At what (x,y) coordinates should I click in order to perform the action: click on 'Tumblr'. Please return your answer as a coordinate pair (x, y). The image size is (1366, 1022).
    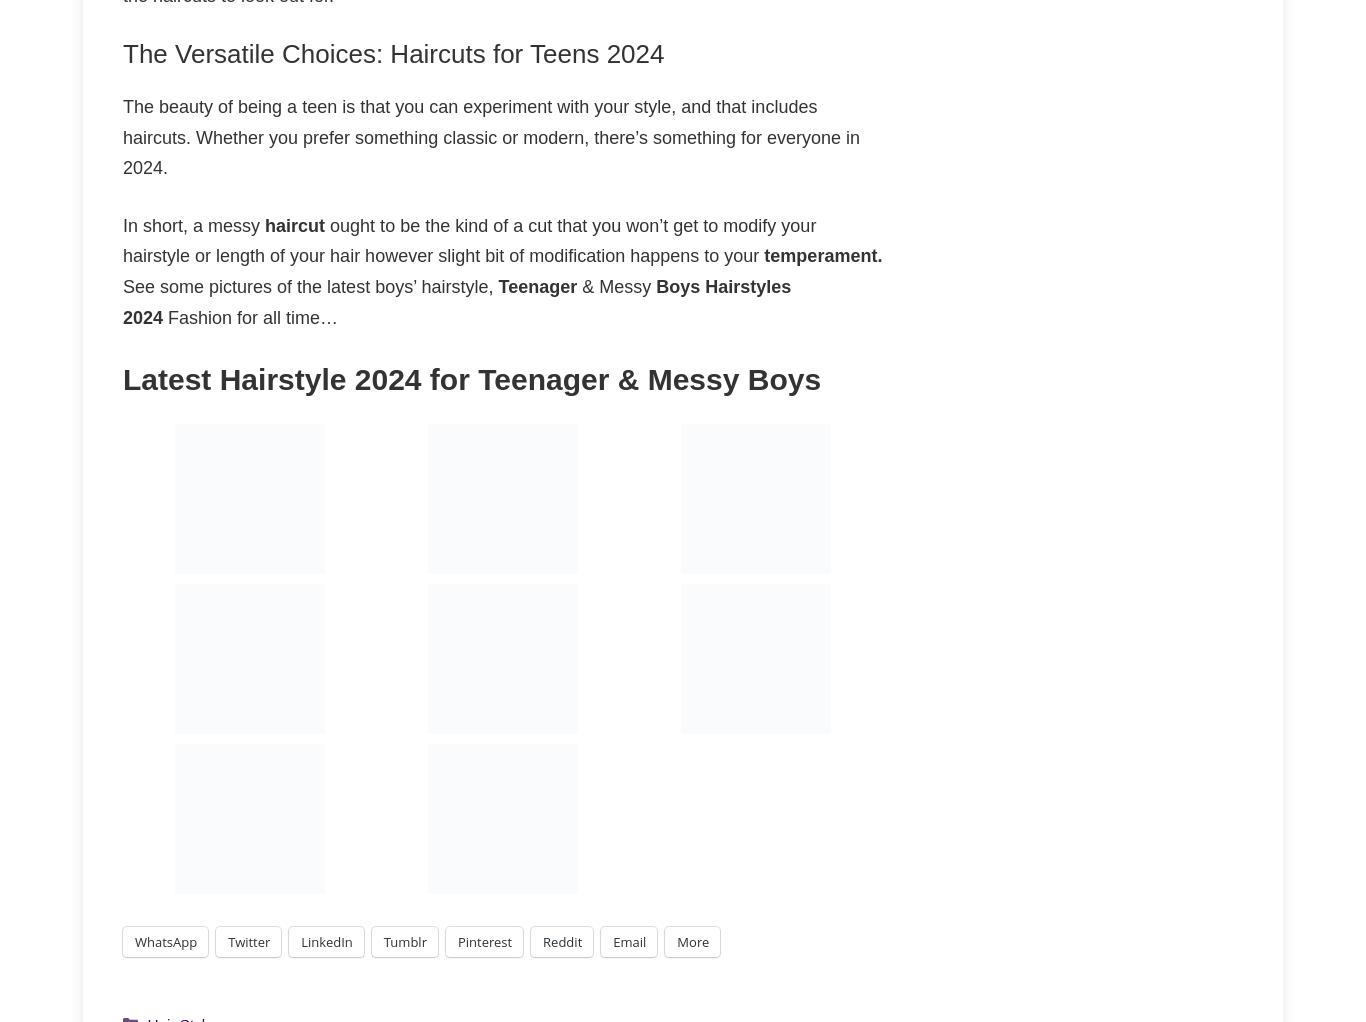
    Looking at the image, I should click on (403, 941).